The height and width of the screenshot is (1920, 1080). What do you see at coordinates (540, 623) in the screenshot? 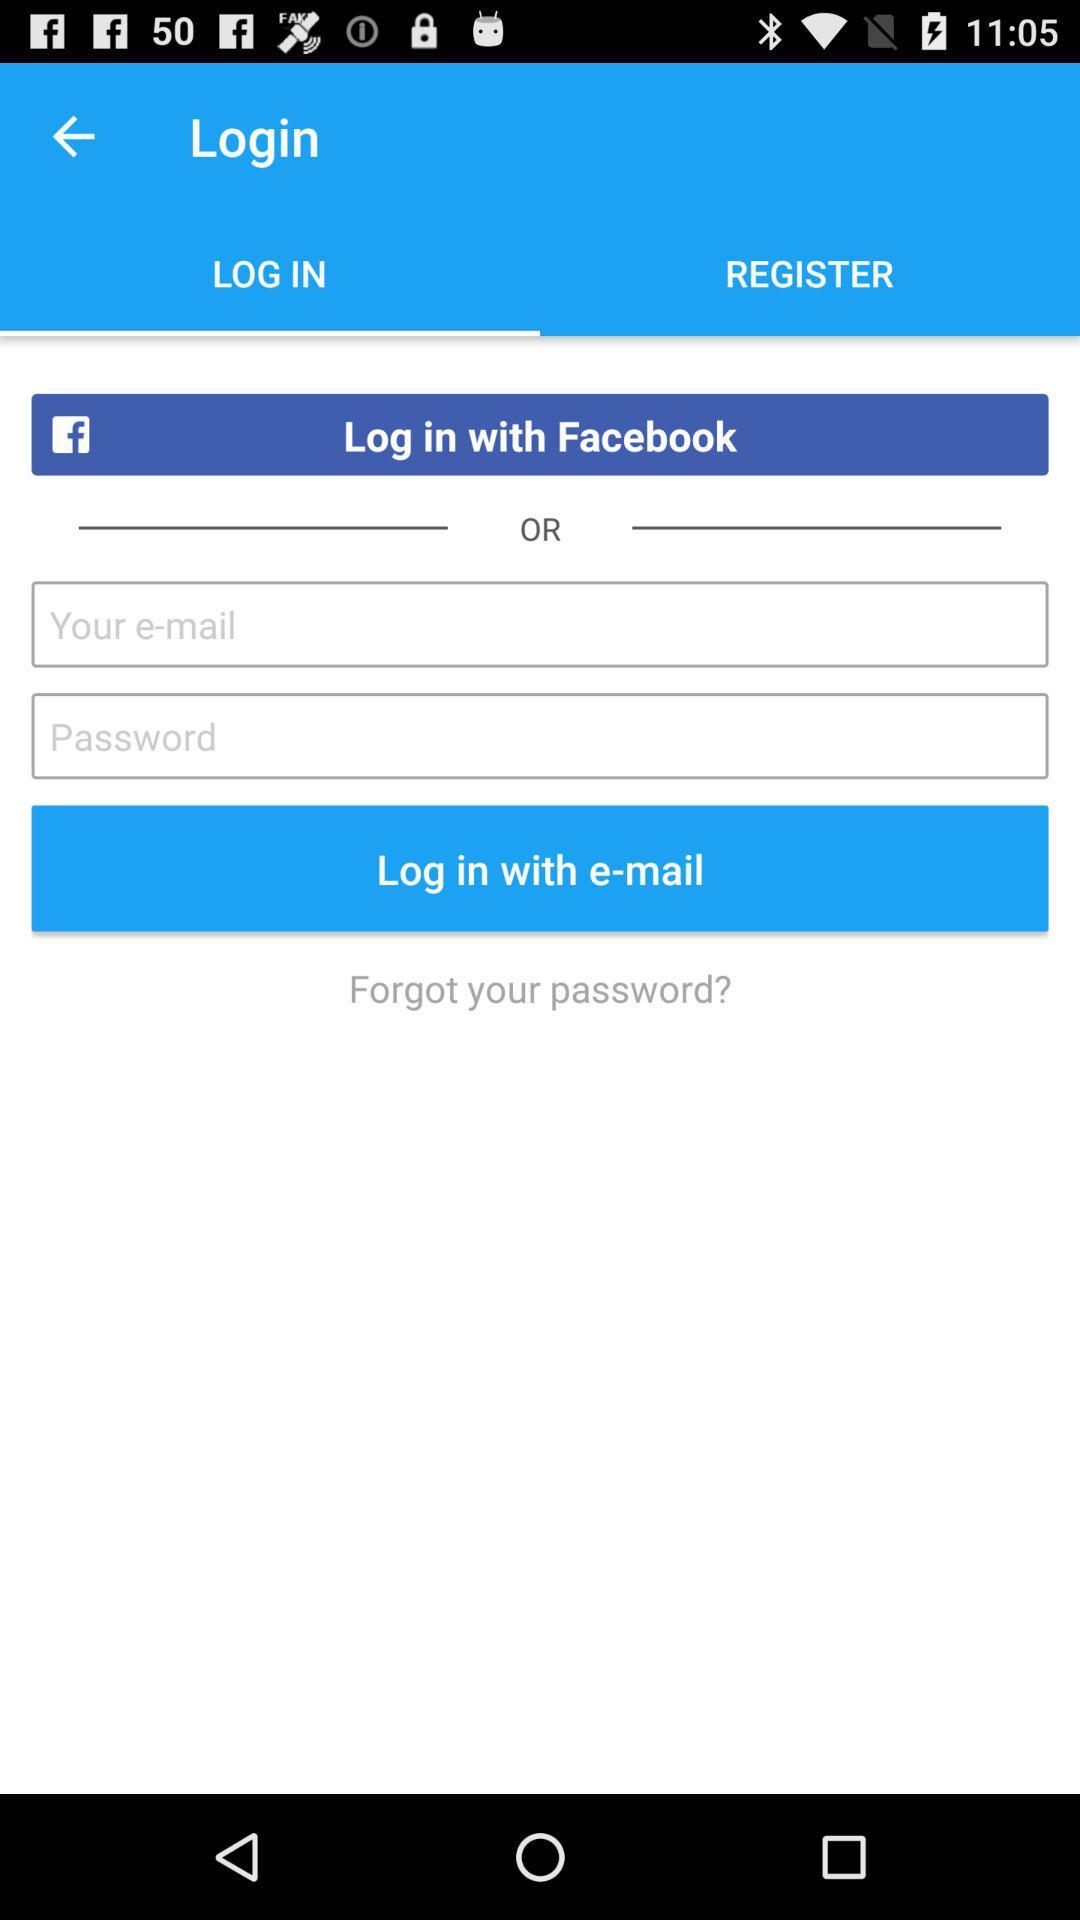
I see `instead of your email just email wiill work better` at bounding box center [540, 623].